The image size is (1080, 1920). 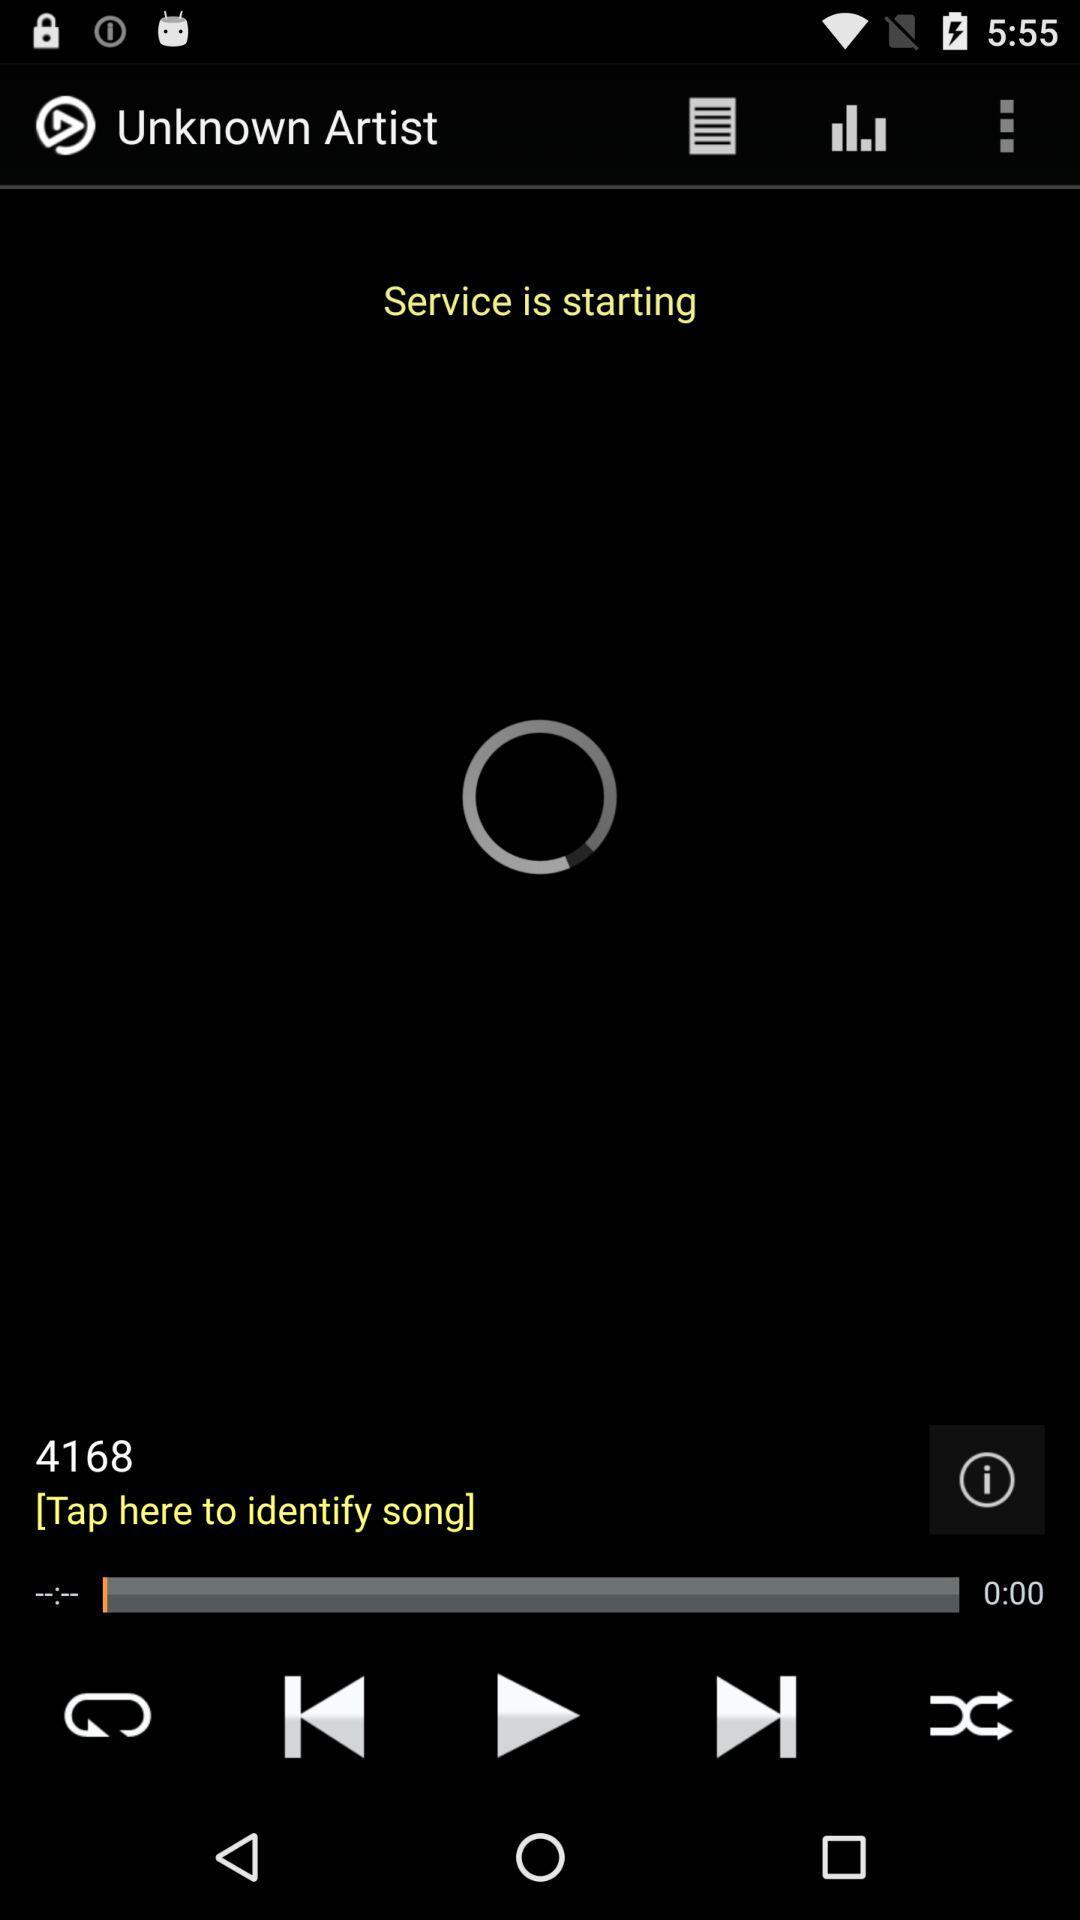 I want to click on the skip_previous icon, so click(x=323, y=1835).